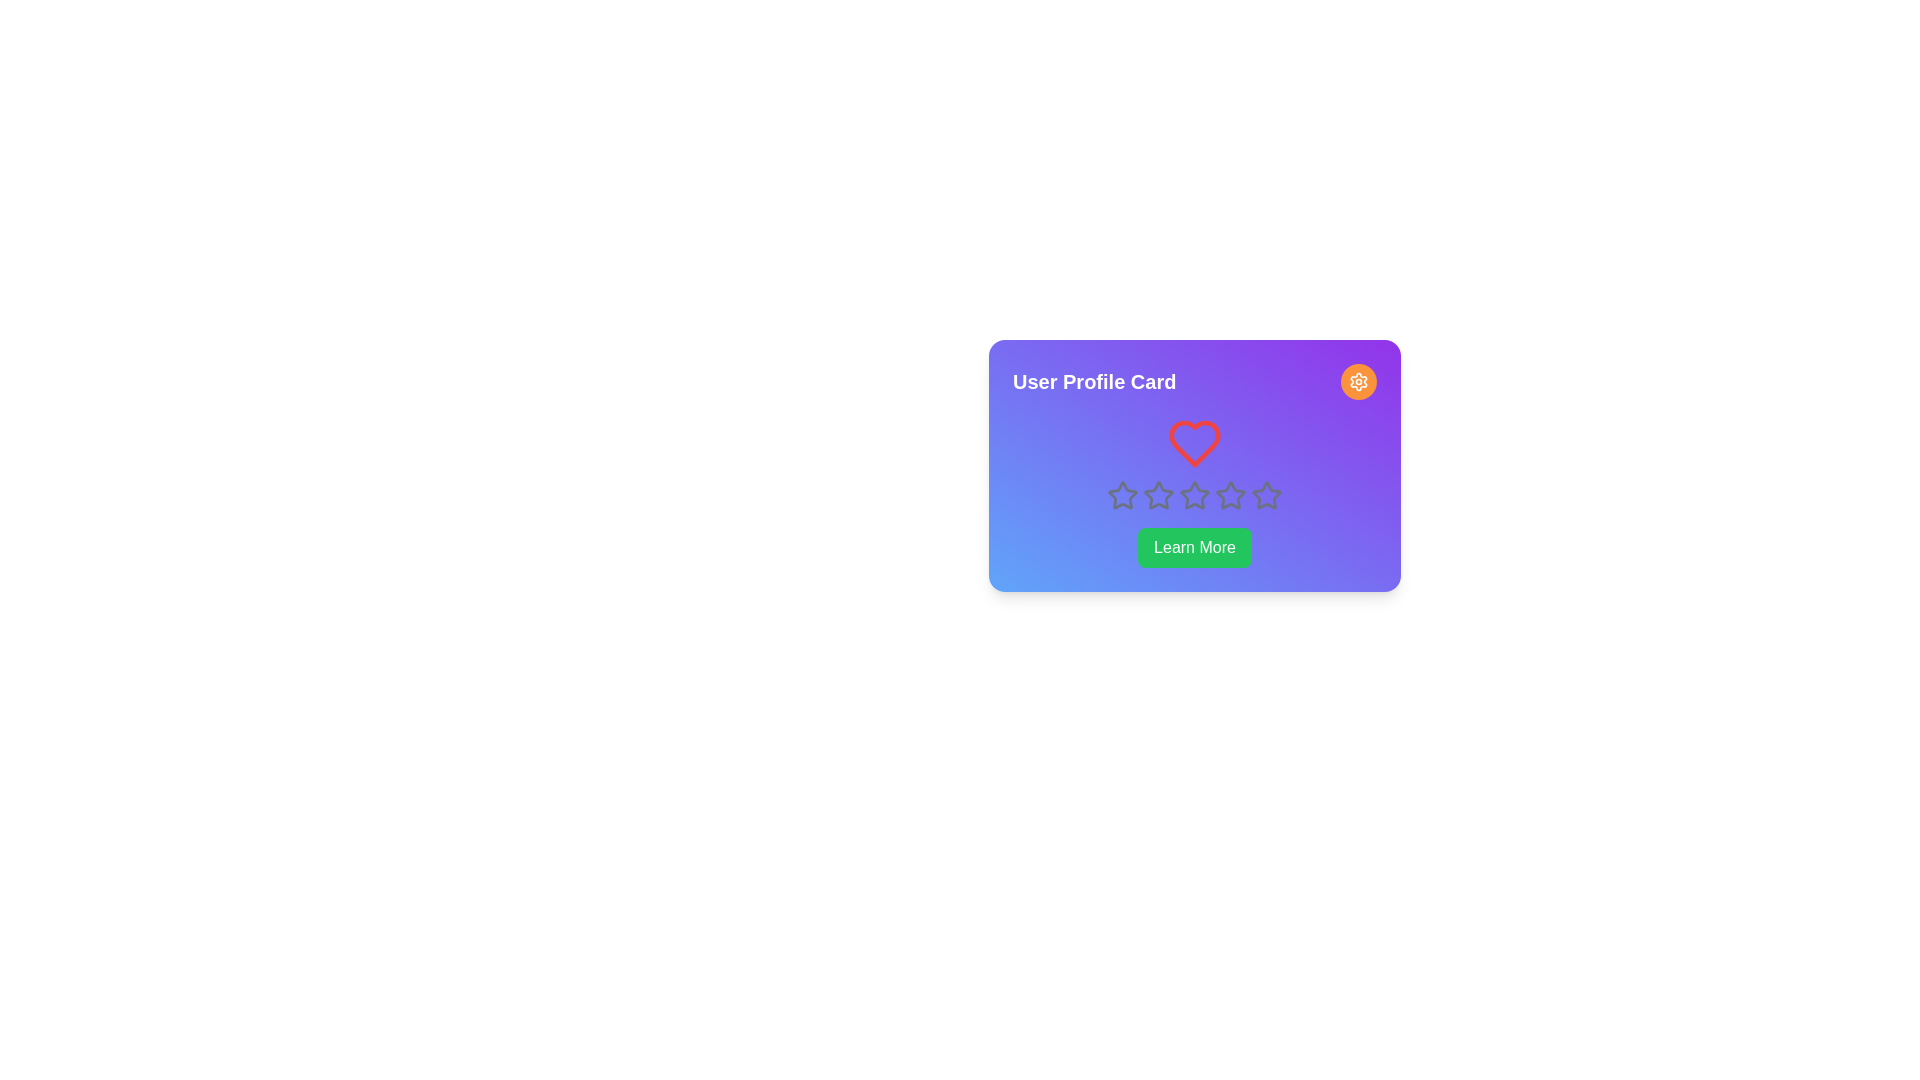 The height and width of the screenshot is (1080, 1920). What do you see at coordinates (1195, 547) in the screenshot?
I see `the 'Learn More' button with a green background and white bold text to observe the hover effect` at bounding box center [1195, 547].